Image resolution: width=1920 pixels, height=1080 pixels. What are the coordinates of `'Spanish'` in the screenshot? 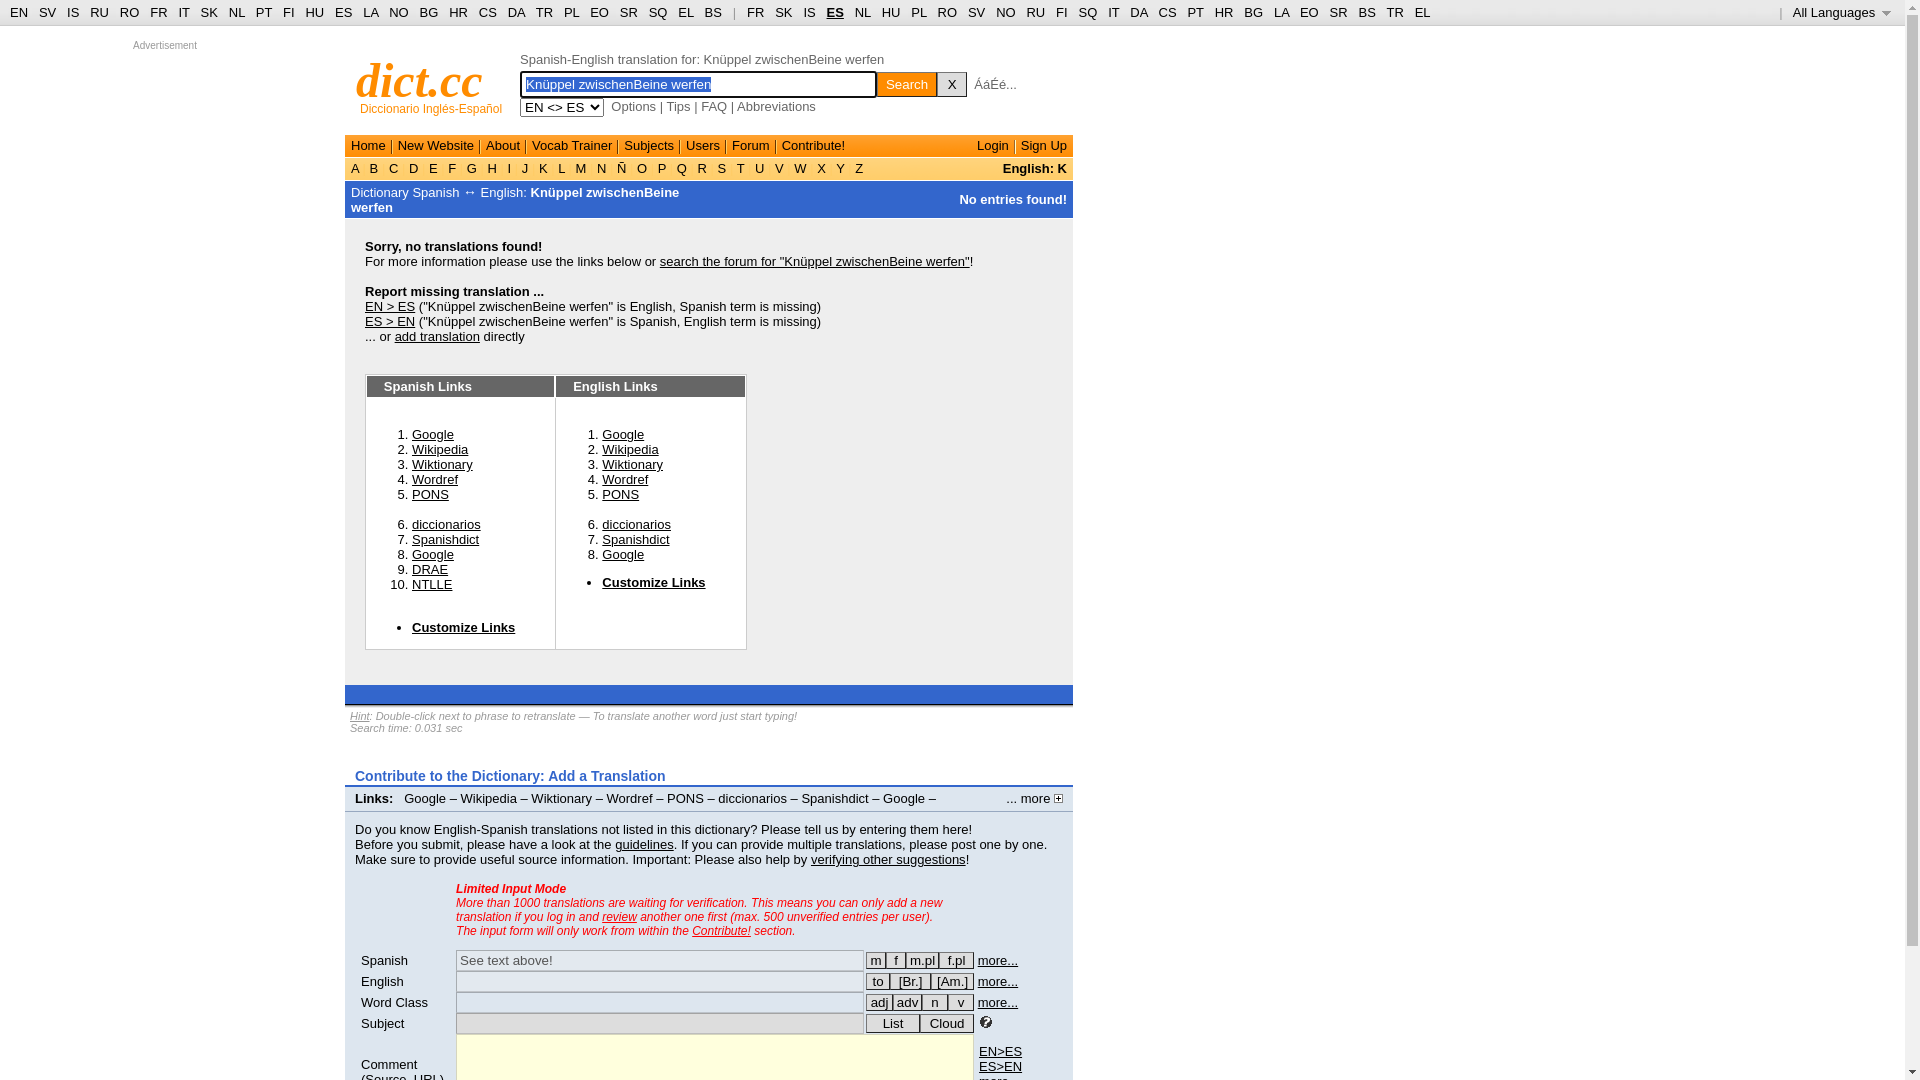 It's located at (384, 959).